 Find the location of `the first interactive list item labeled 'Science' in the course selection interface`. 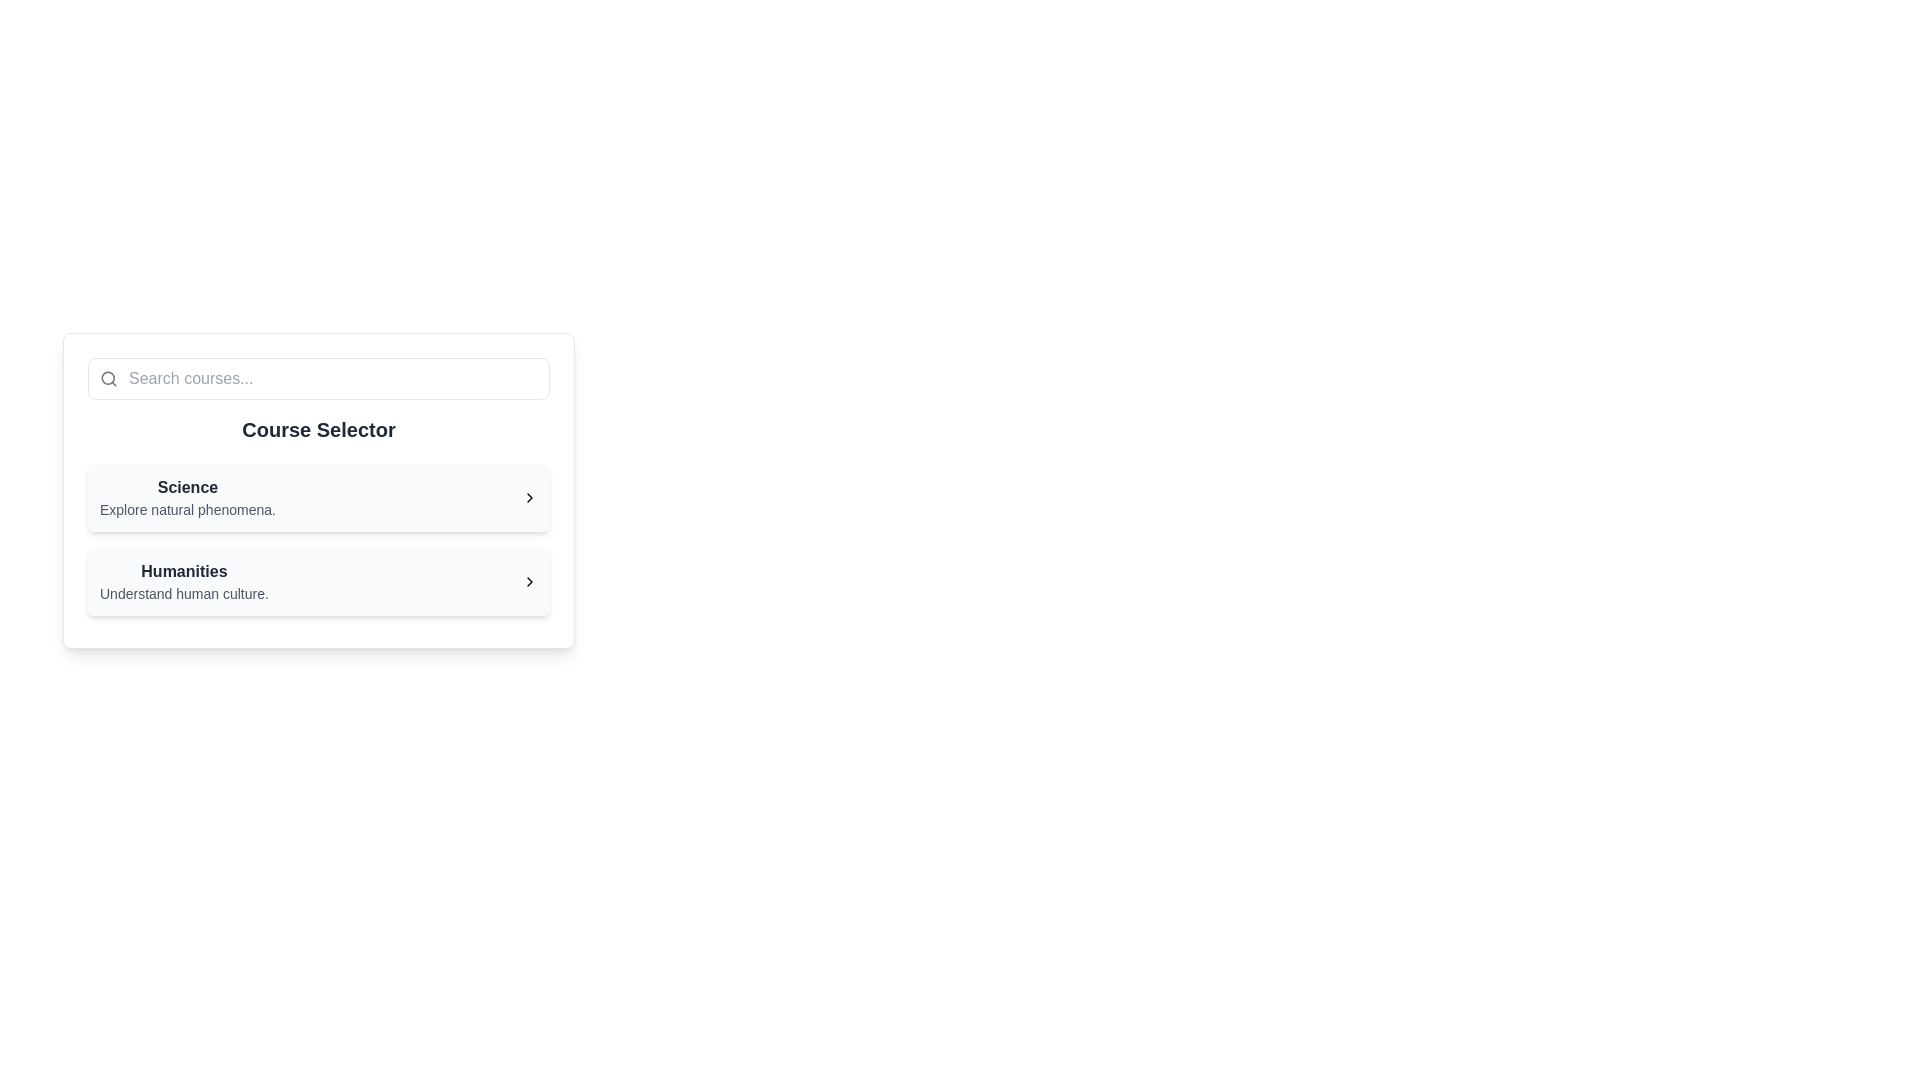

the first interactive list item labeled 'Science' in the course selection interface is located at coordinates (187, 496).